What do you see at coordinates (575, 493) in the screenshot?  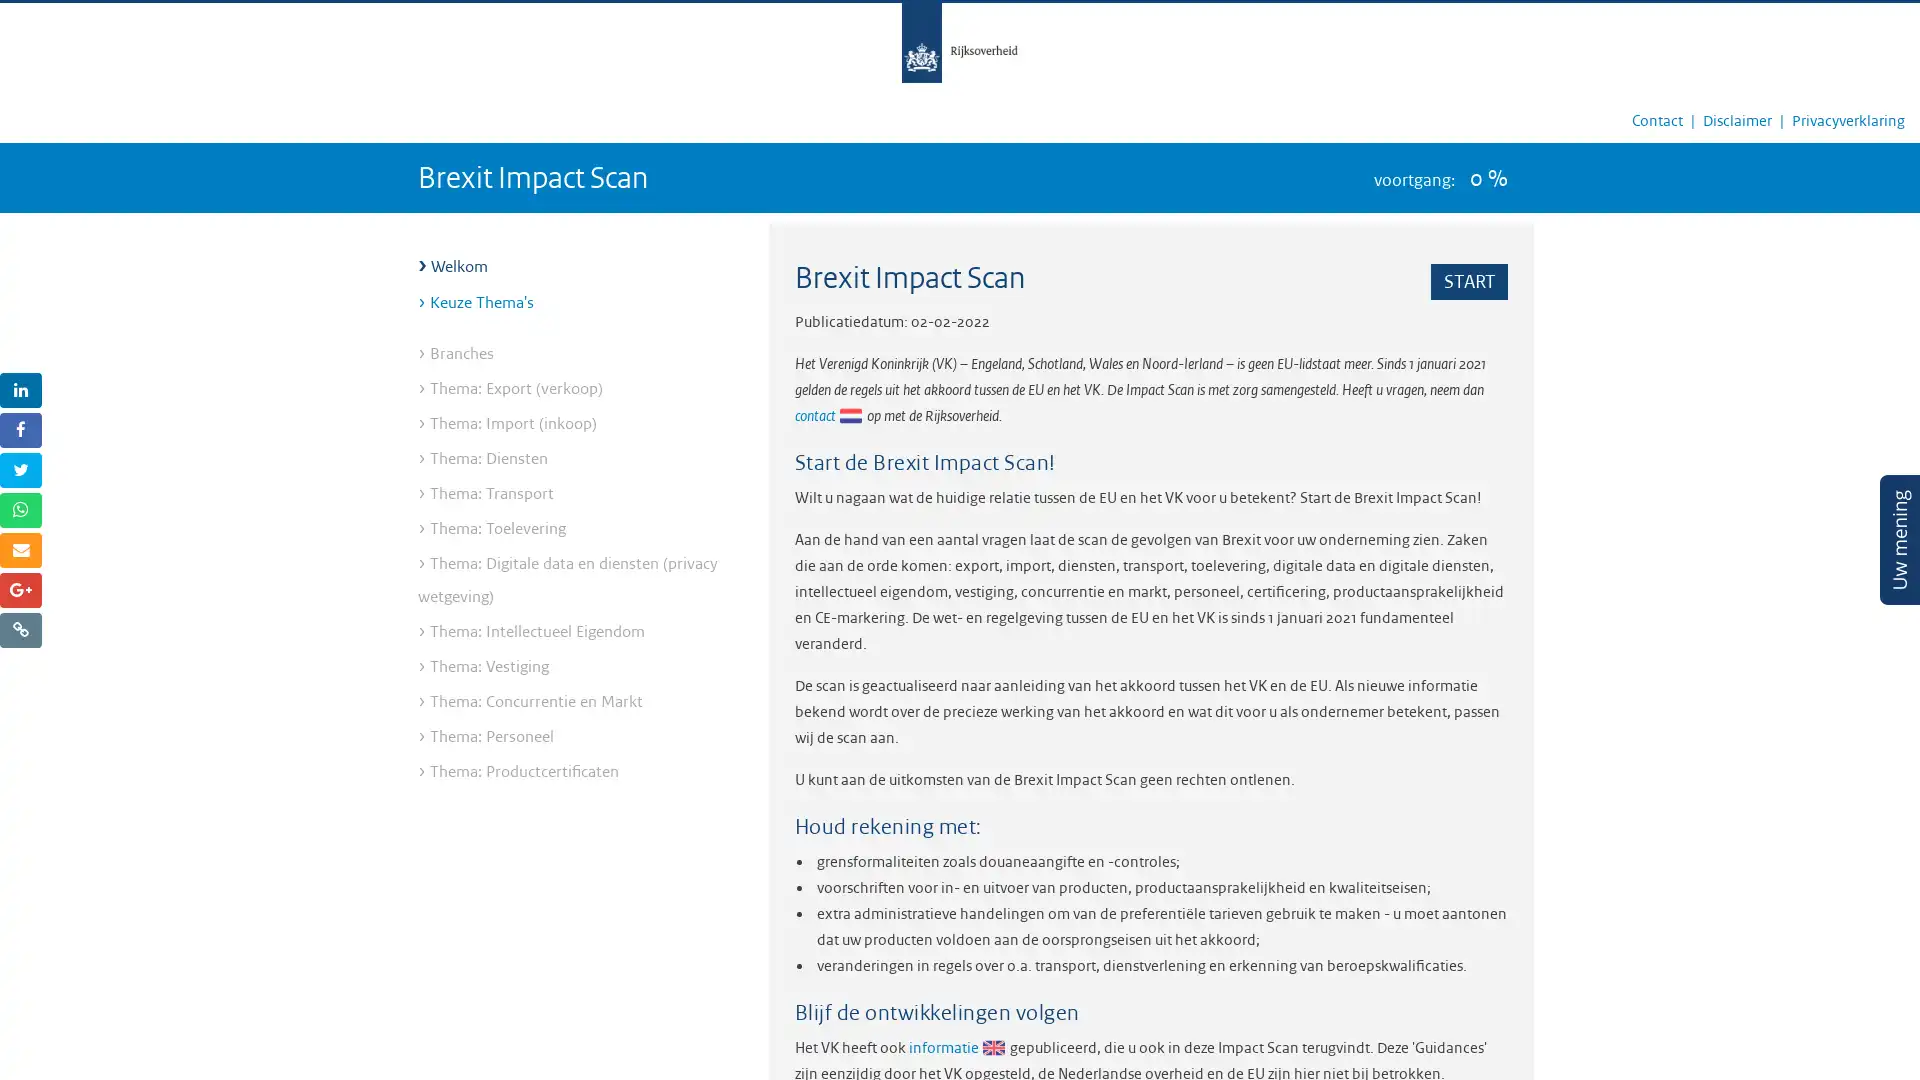 I see `Thema: Transport` at bounding box center [575, 493].